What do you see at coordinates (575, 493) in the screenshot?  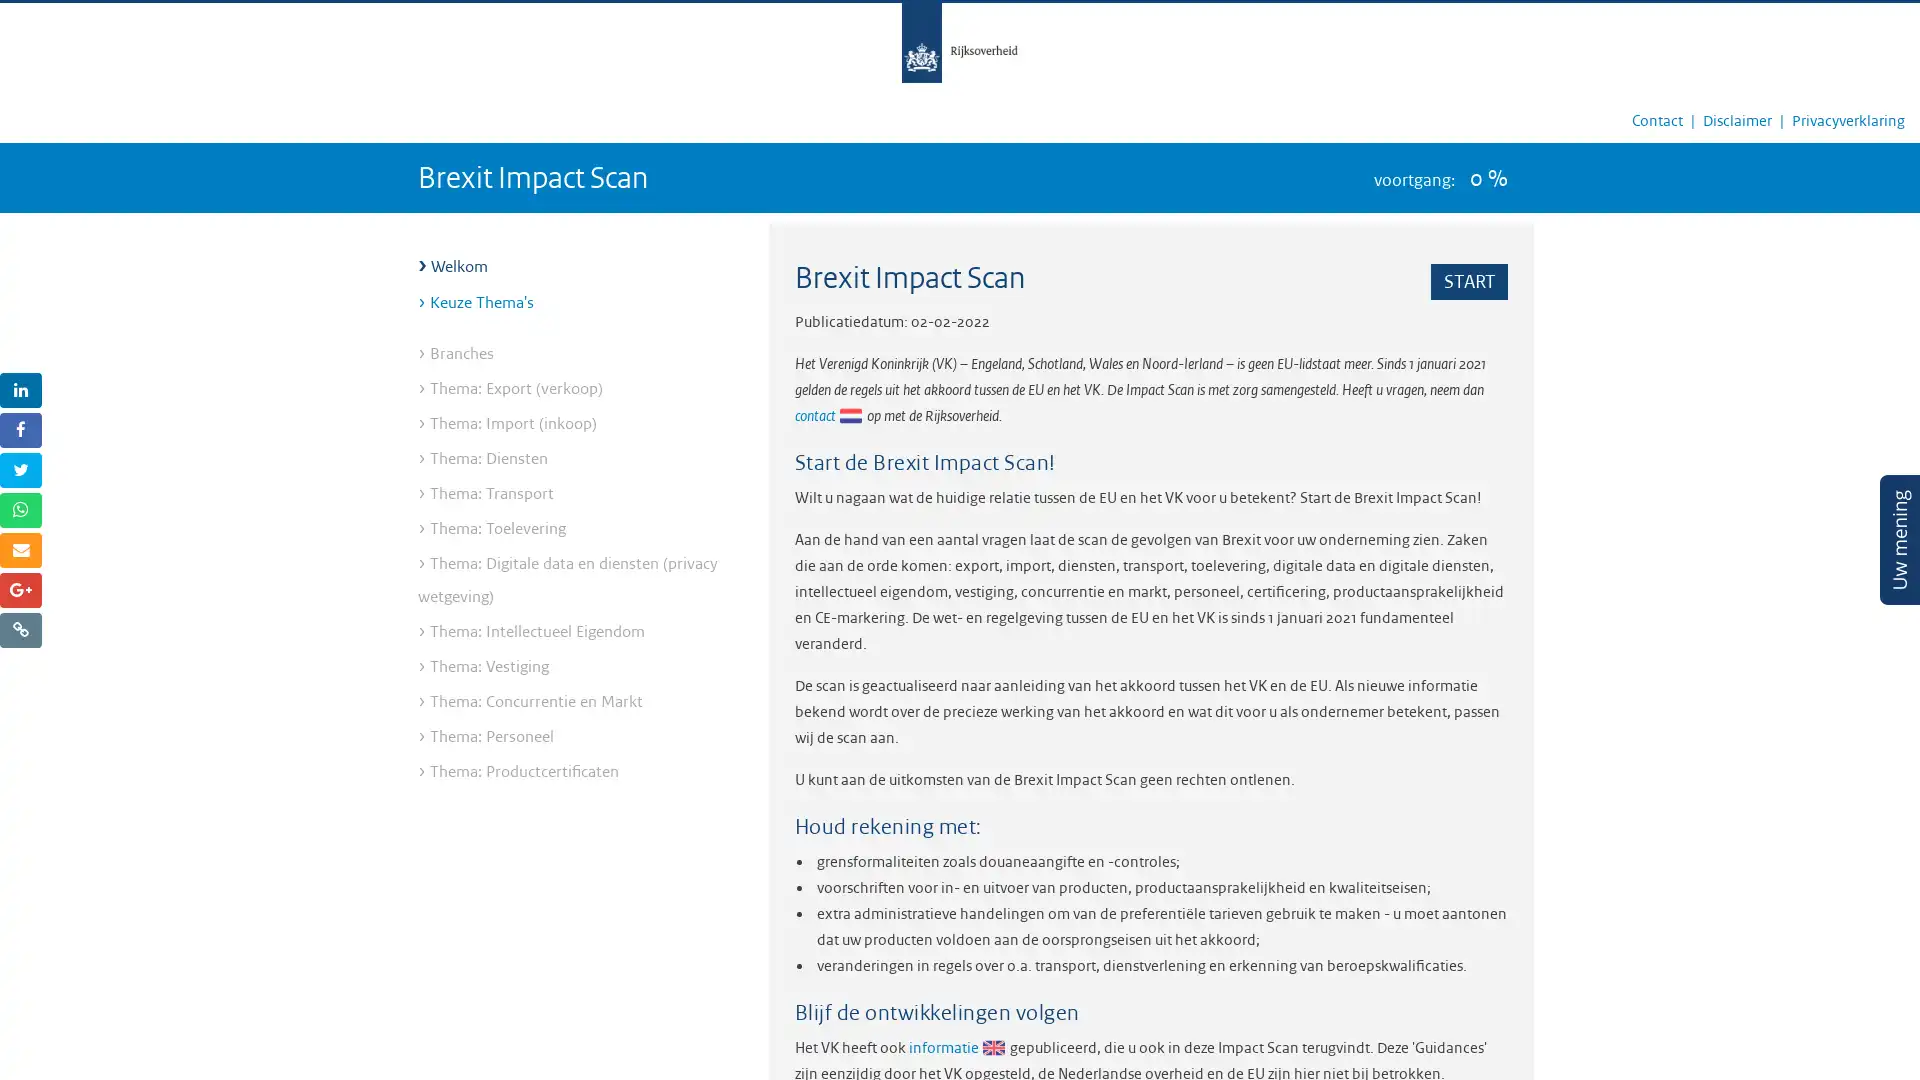 I see `Thema: Transport` at bounding box center [575, 493].